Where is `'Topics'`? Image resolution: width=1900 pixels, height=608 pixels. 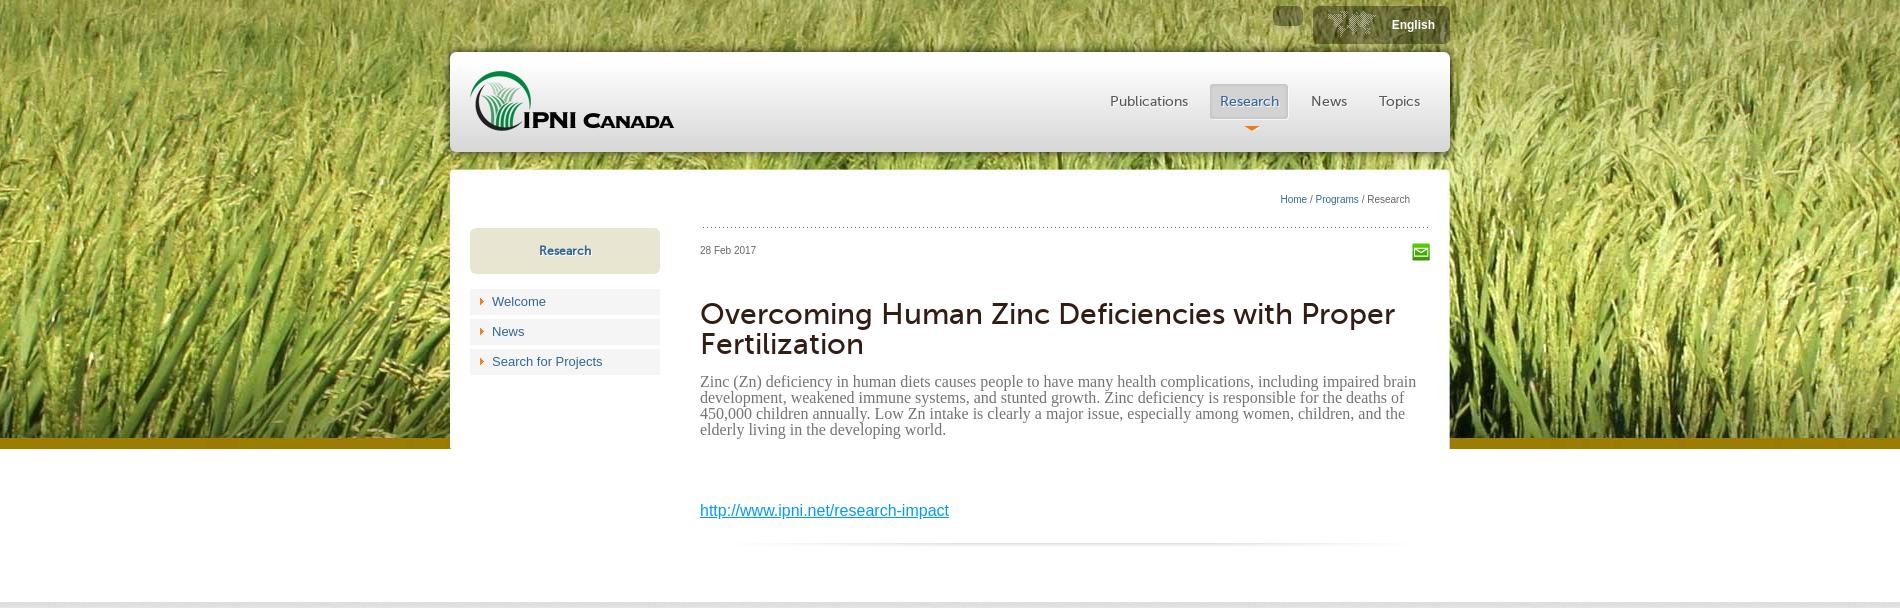
'Topics' is located at coordinates (1398, 101).